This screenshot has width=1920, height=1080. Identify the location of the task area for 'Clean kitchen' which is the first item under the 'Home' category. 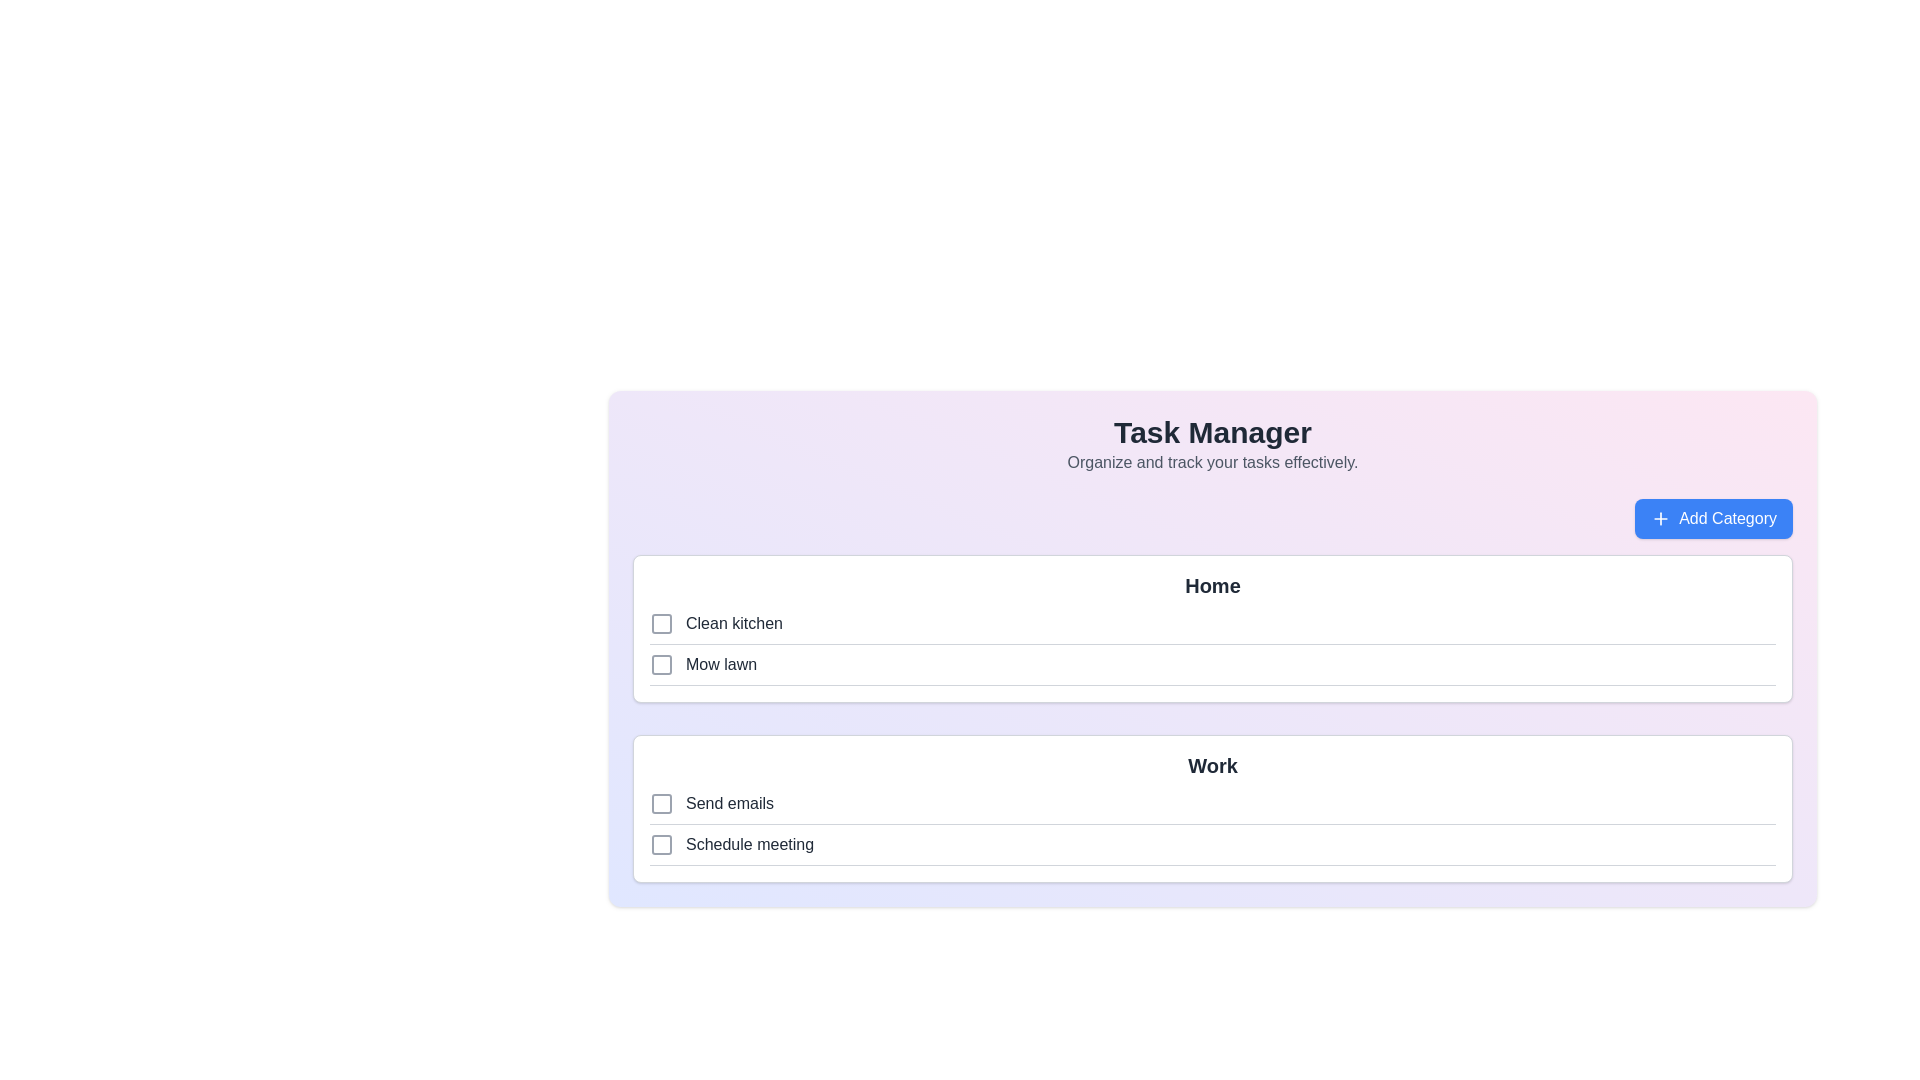
(1212, 627).